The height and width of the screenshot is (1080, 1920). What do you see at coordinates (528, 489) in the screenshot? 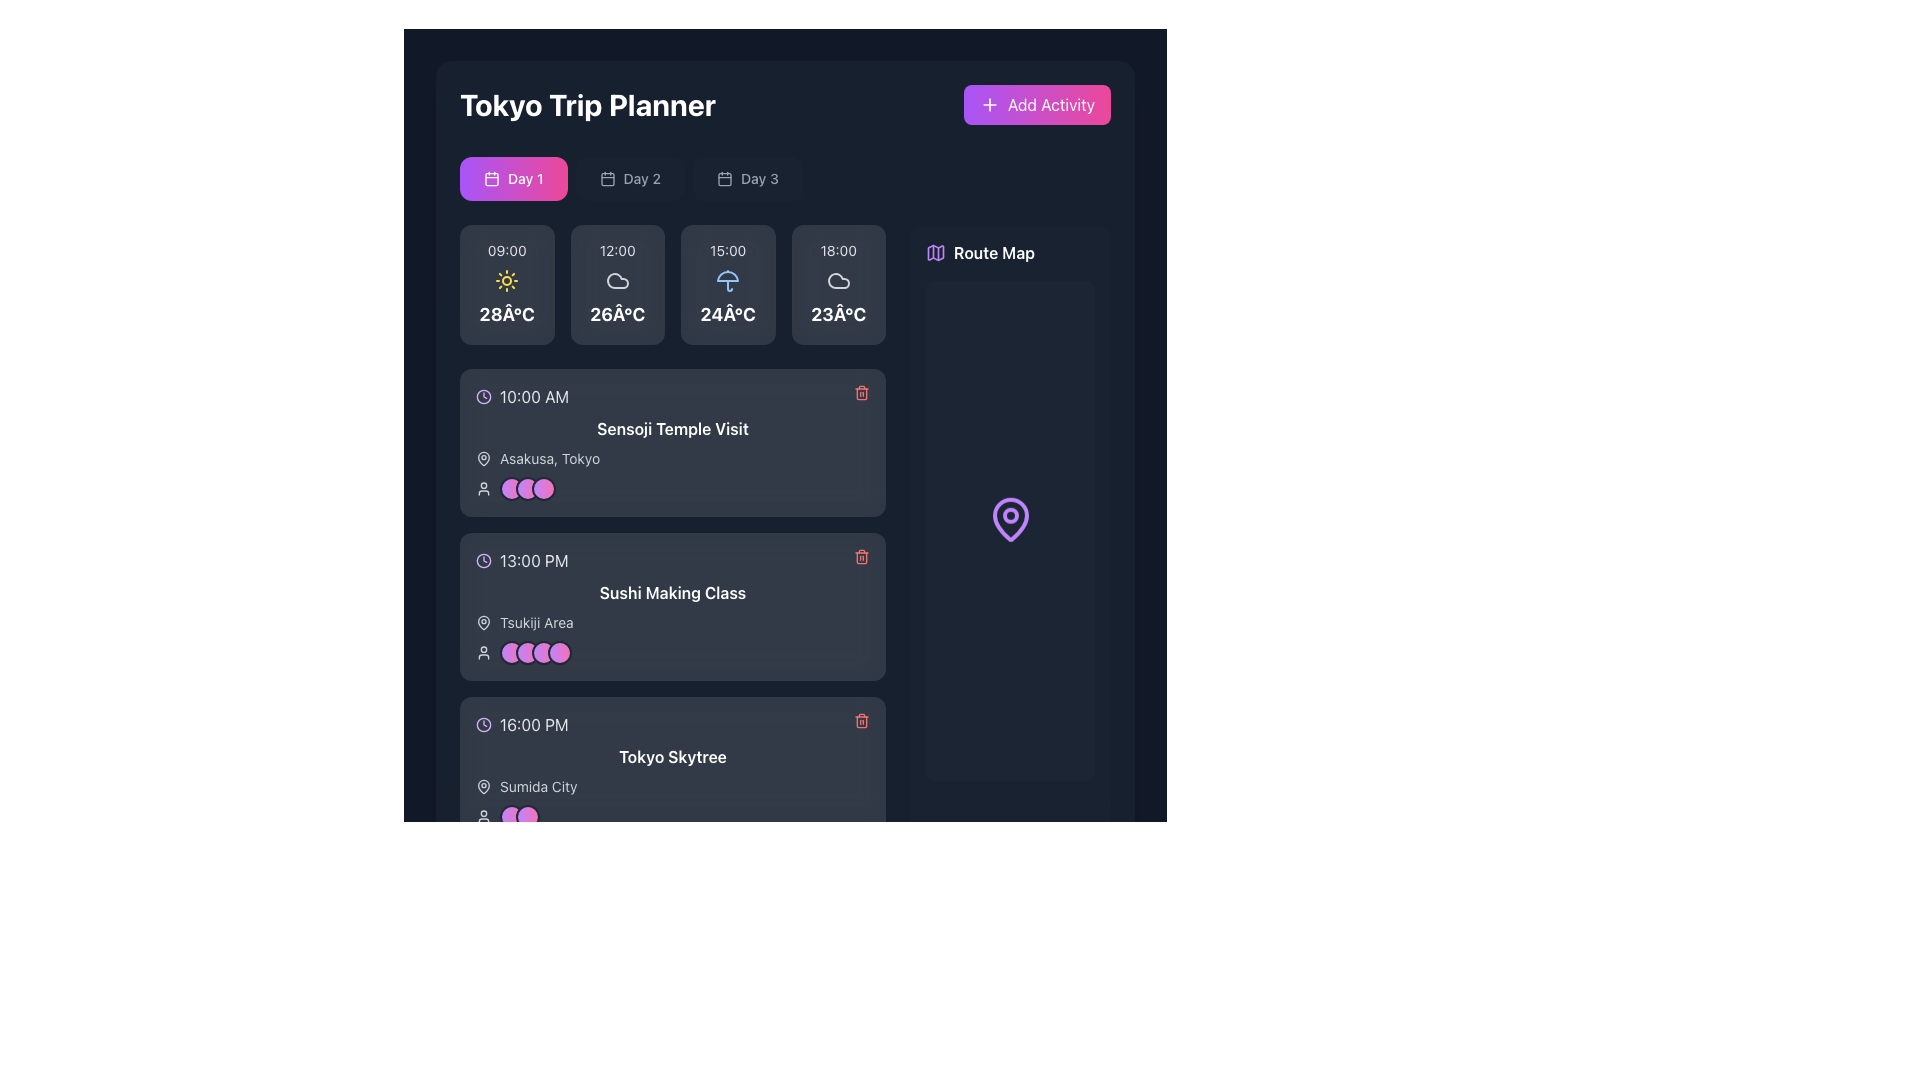
I see `the second avatar icon representing a participant in the Sensoji Temple Visit event card` at bounding box center [528, 489].